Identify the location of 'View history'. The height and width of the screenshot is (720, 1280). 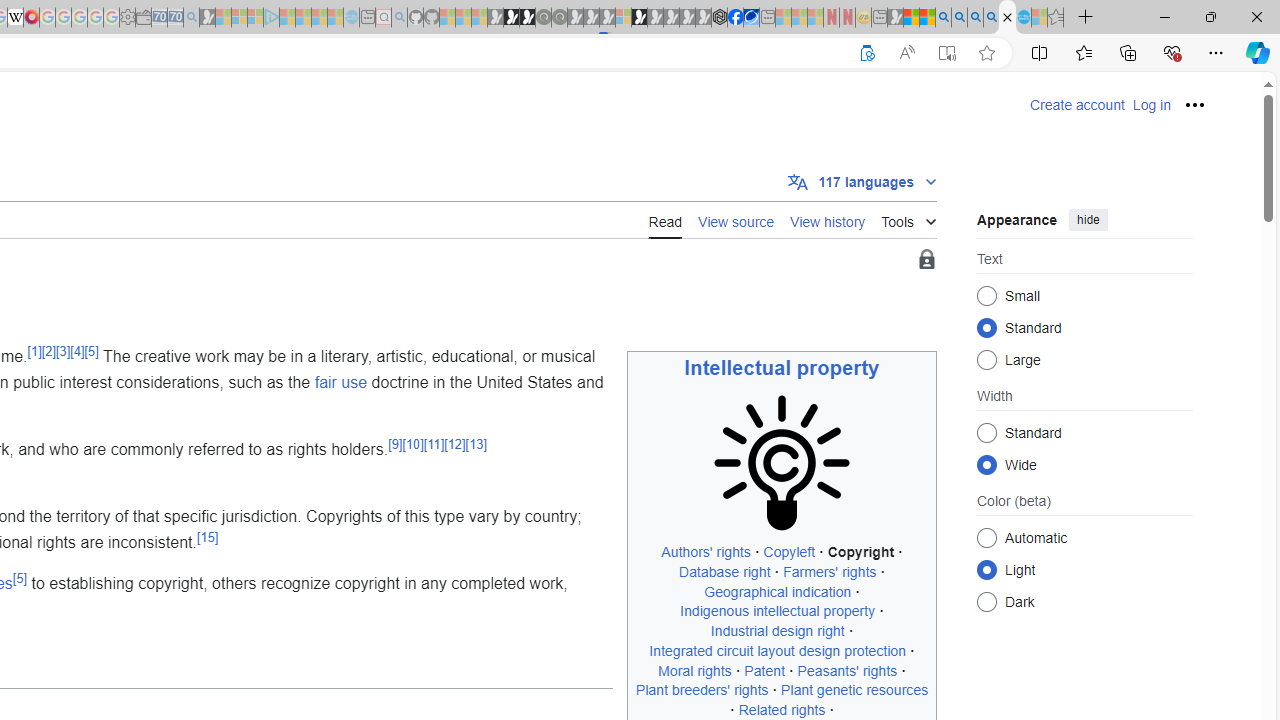
(828, 219).